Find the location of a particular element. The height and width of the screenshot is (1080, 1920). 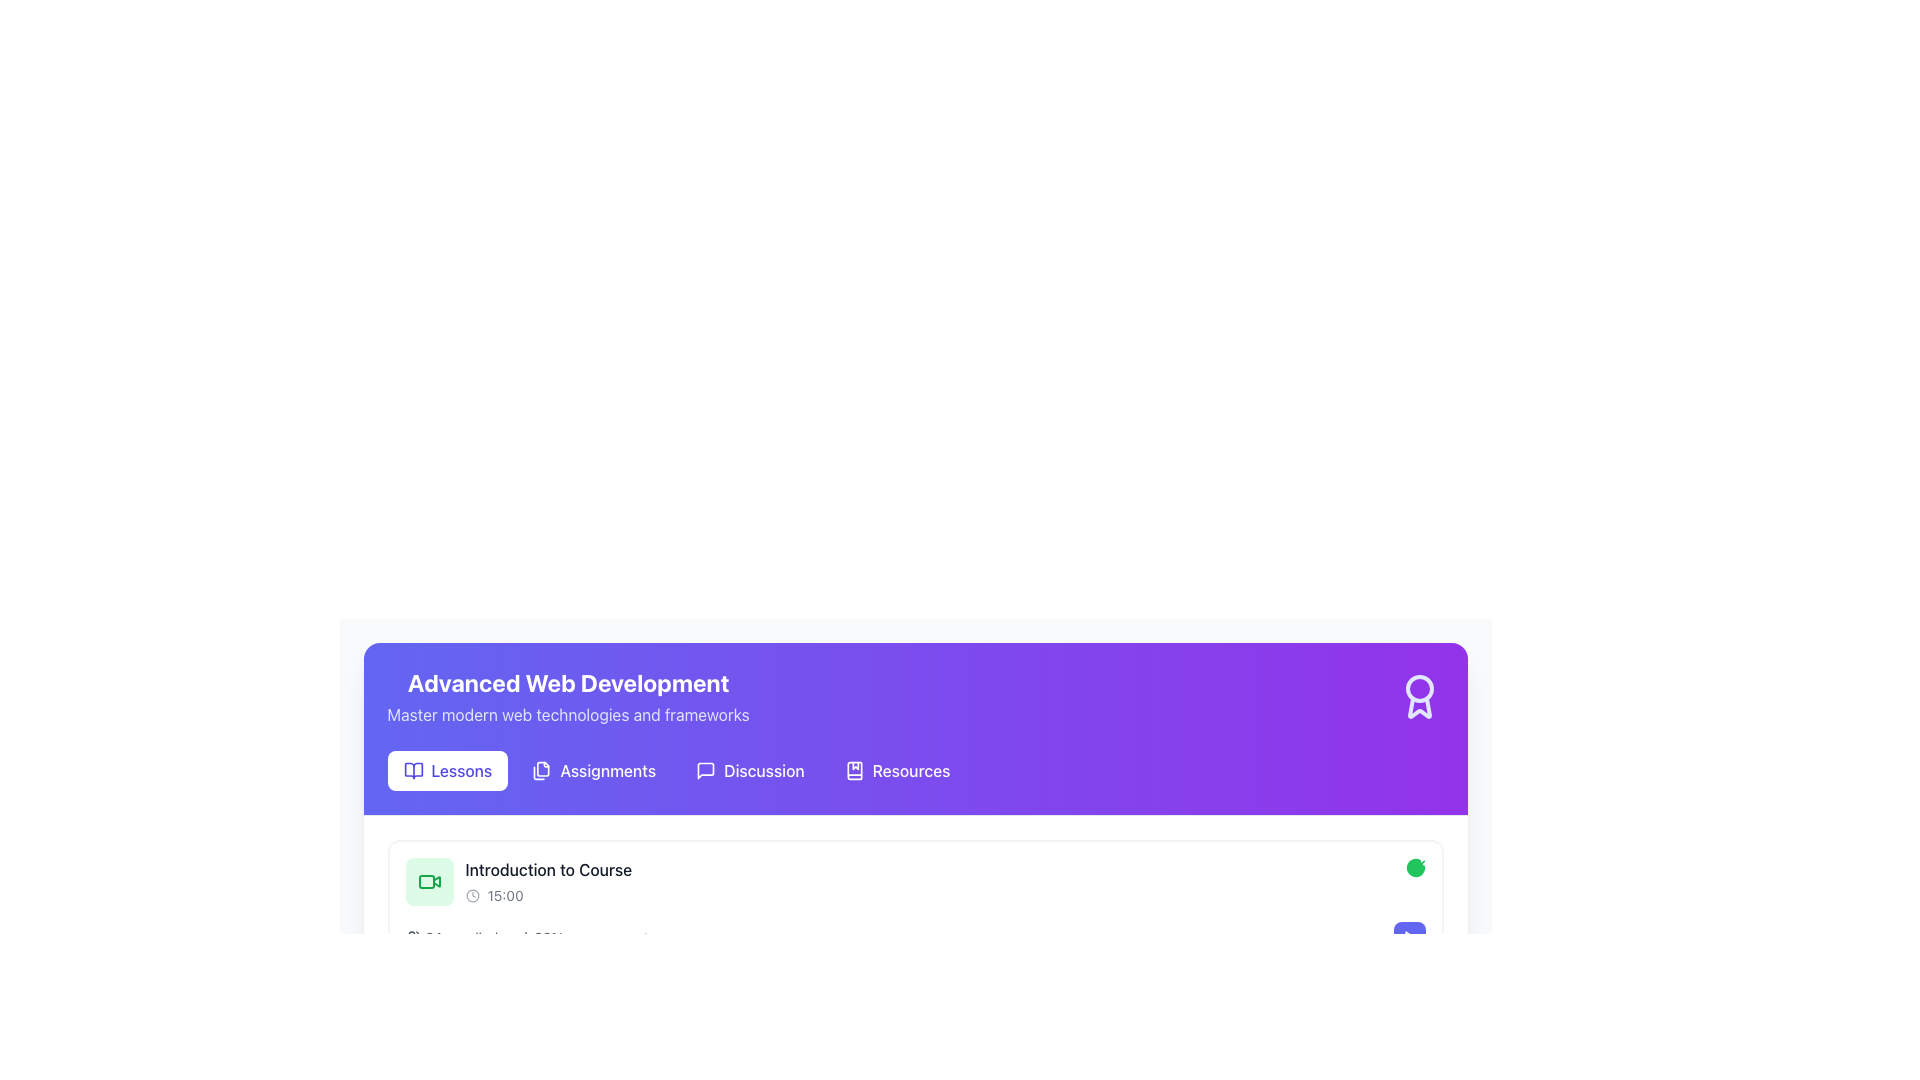

the 'Discussion' text label in the navigation menu, which is styled with white font on a purple background and positioned between 'Assignments' and 'Resources' is located at coordinates (763, 770).